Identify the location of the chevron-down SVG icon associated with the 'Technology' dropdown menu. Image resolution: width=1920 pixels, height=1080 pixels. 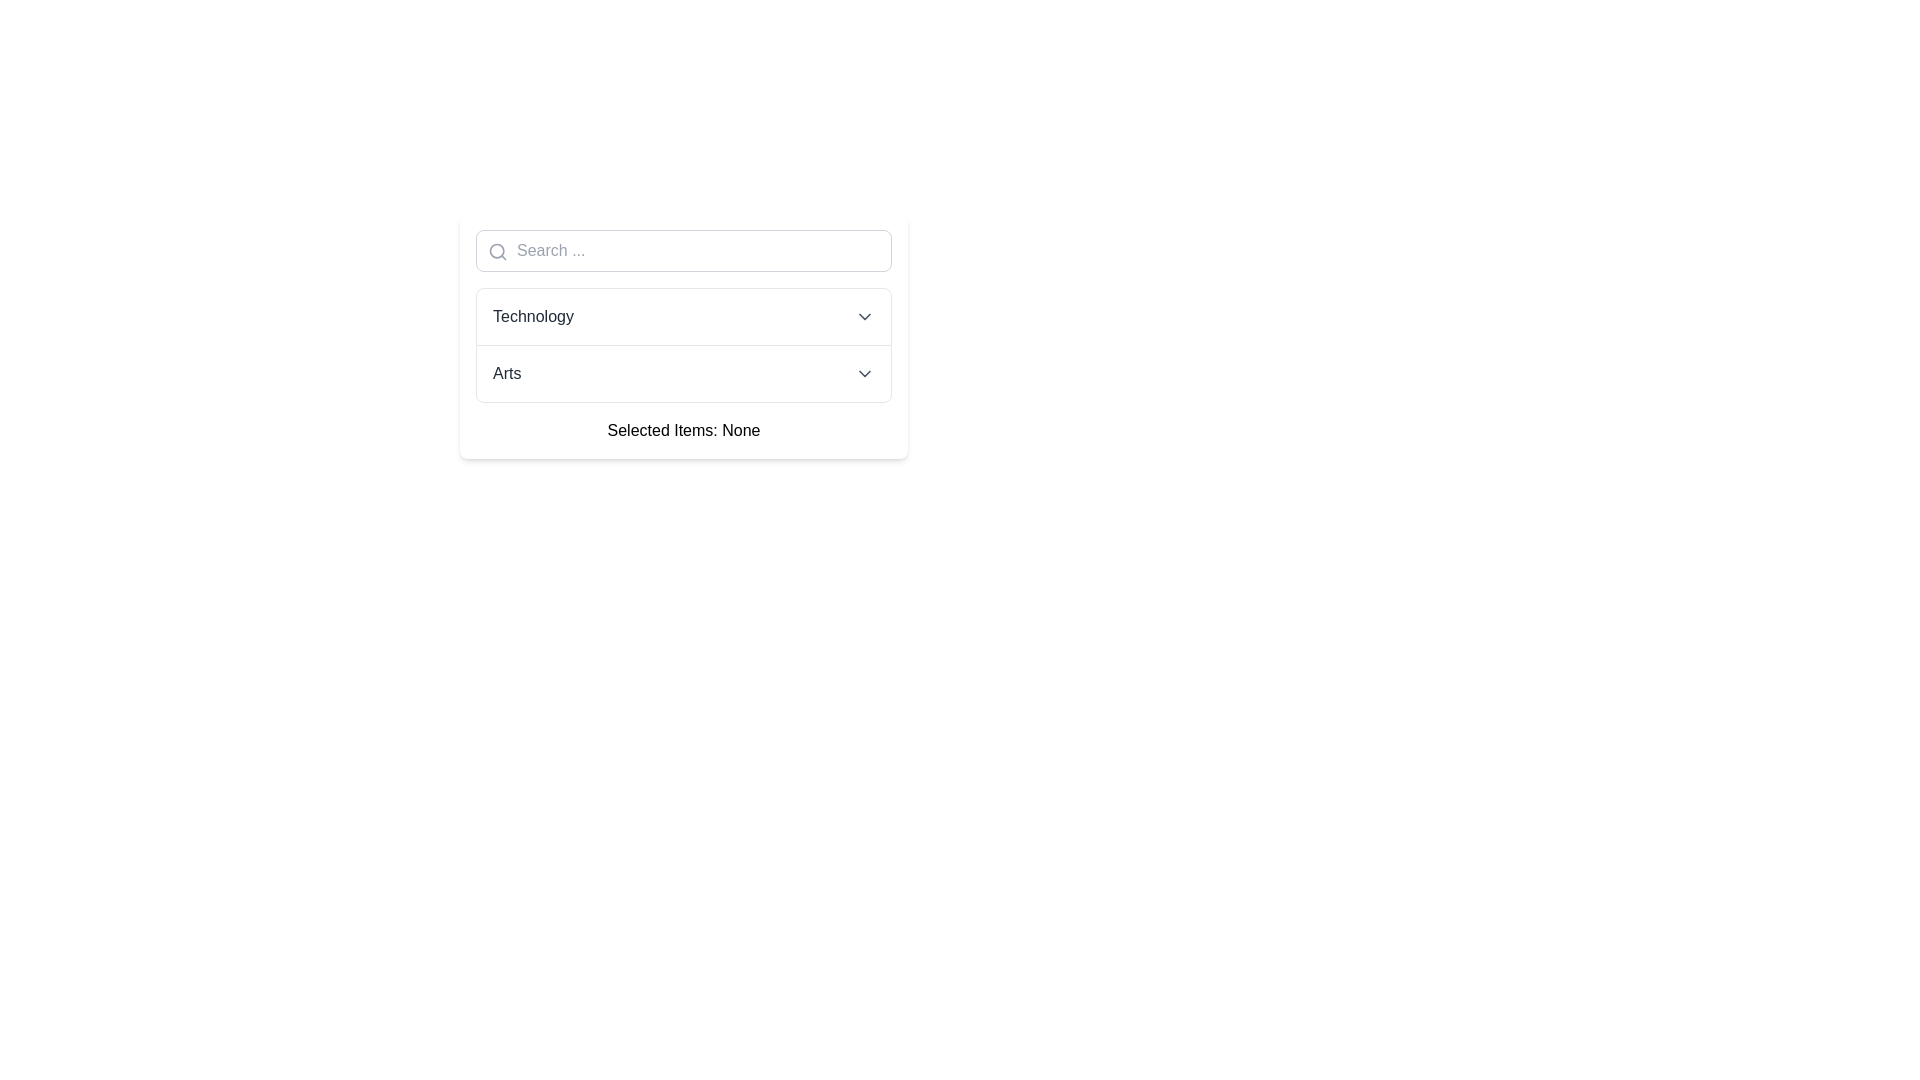
(864, 315).